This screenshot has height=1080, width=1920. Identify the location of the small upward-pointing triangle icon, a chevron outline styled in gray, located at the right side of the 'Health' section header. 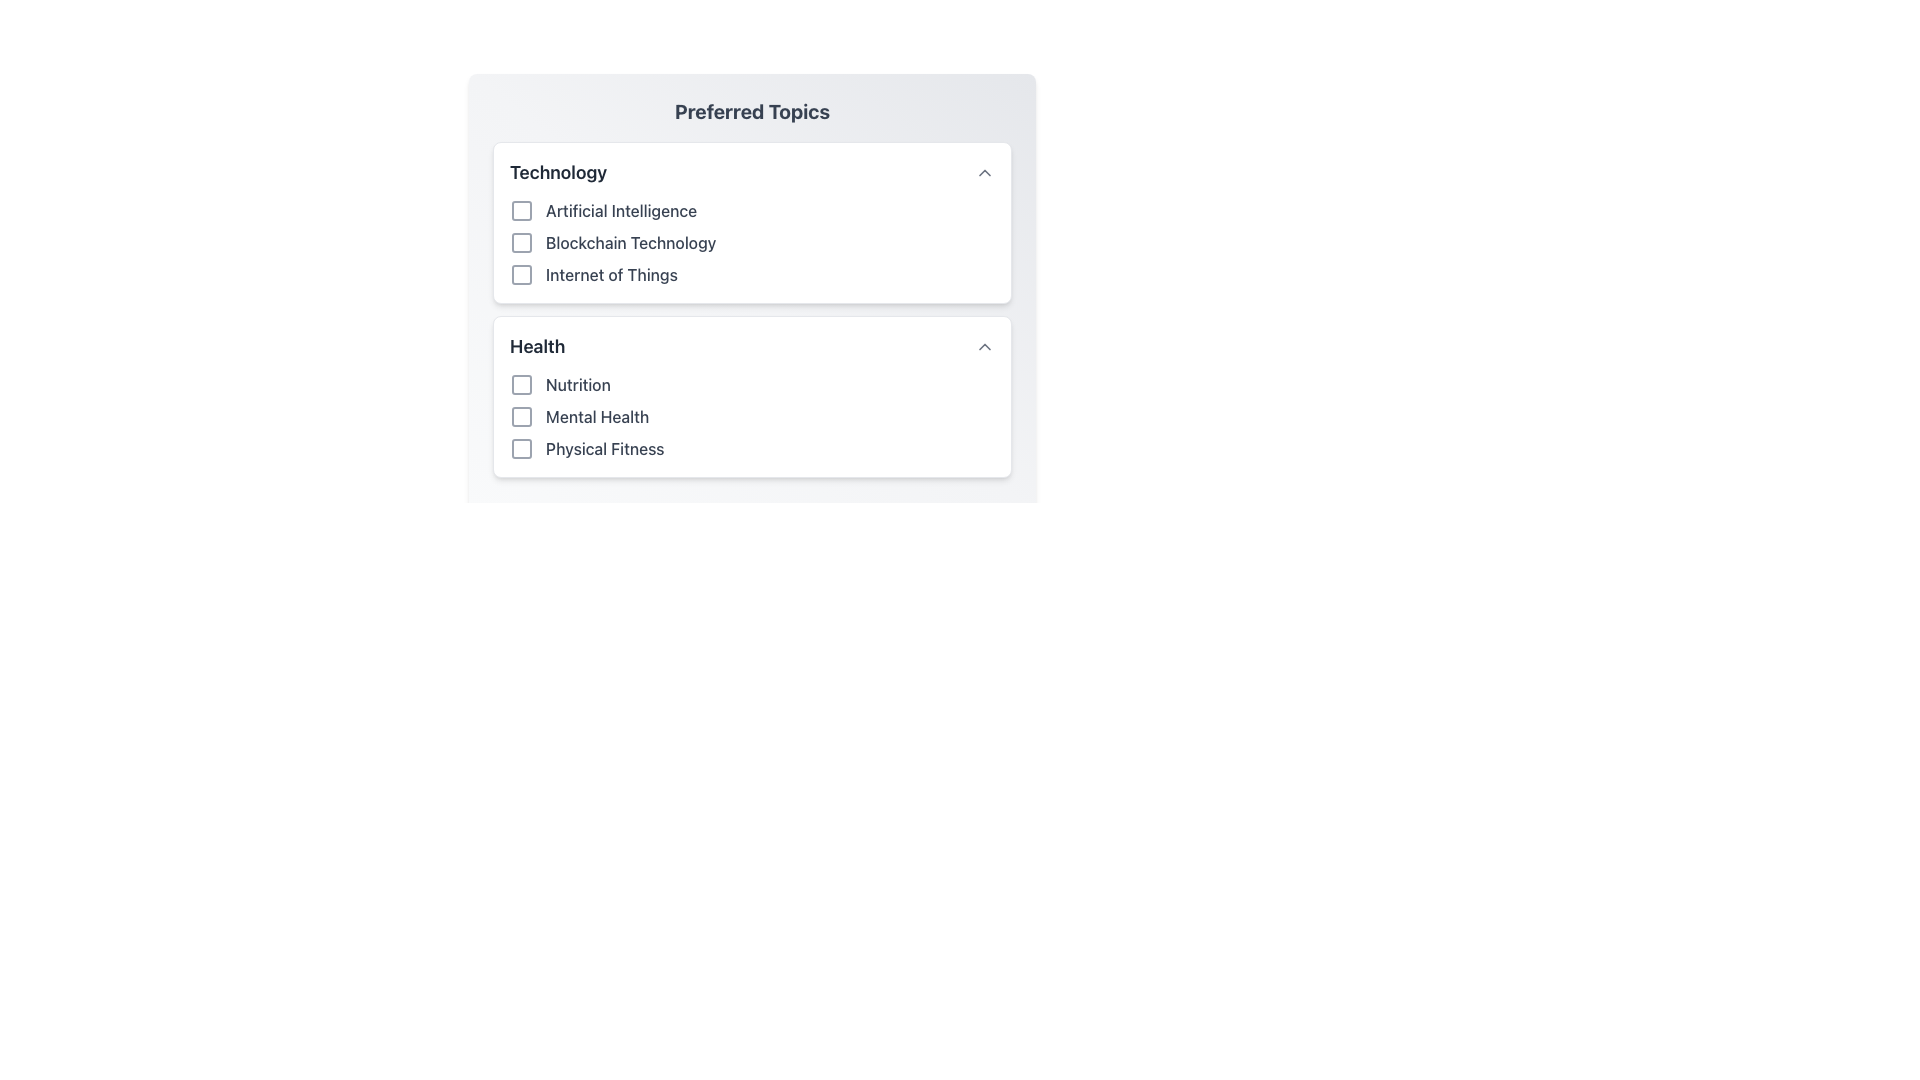
(984, 346).